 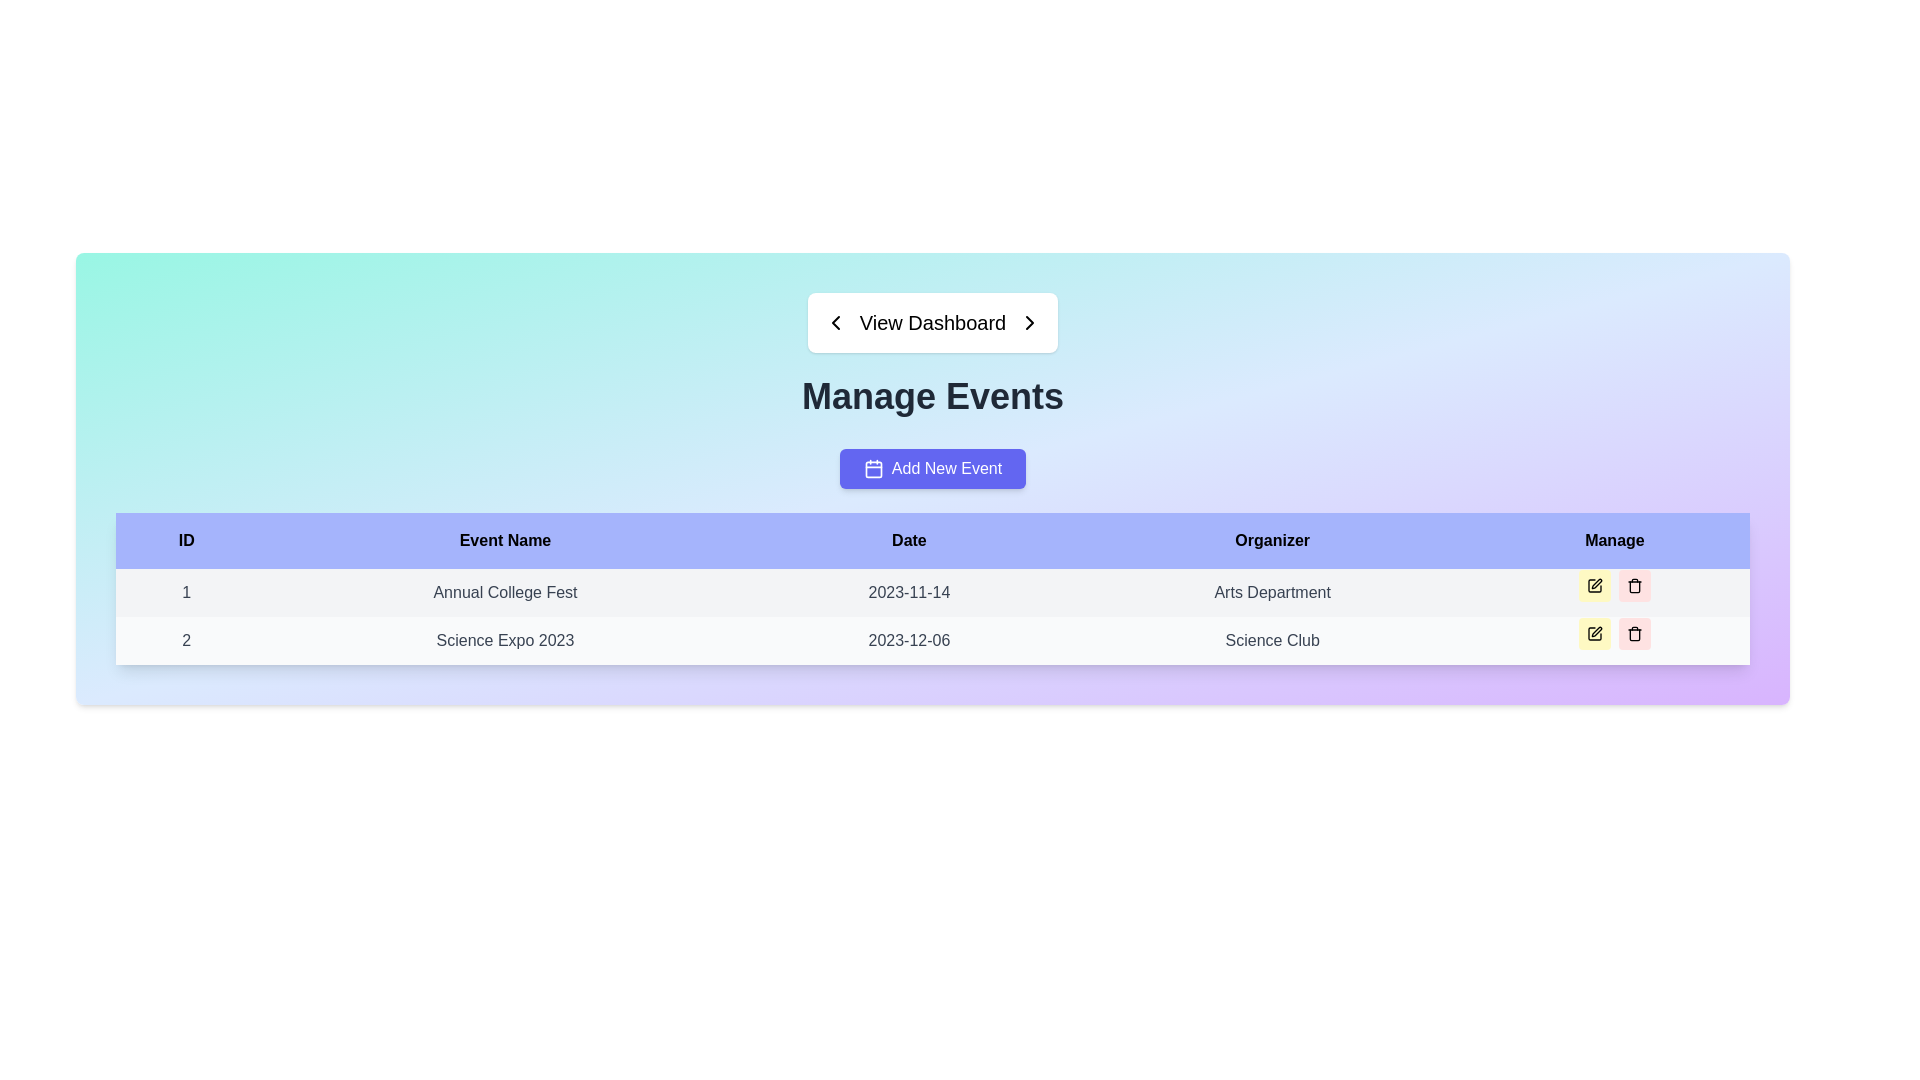 I want to click on the delete button in the 'Manage' column of the second row of the events table, so click(x=1634, y=585).